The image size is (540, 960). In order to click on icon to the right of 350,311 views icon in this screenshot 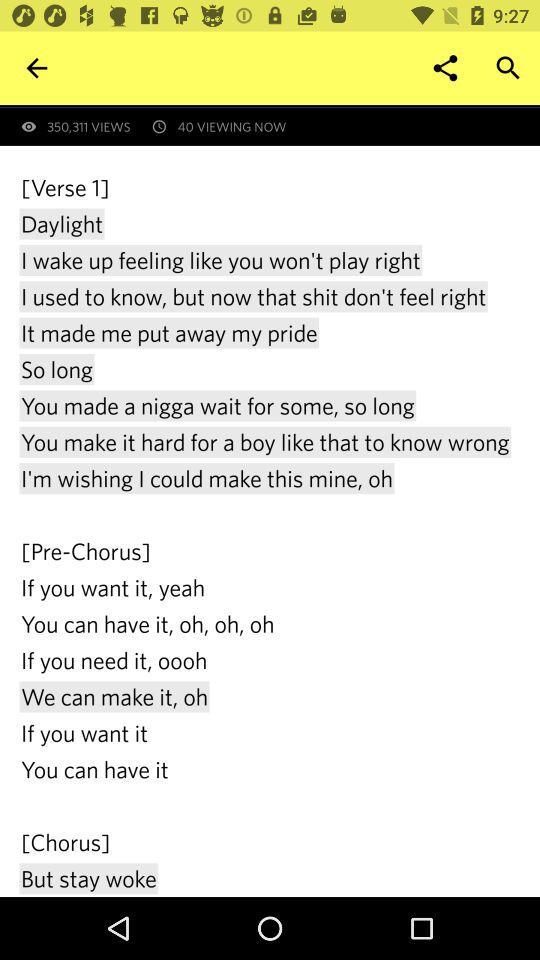, I will do `click(445, 68)`.